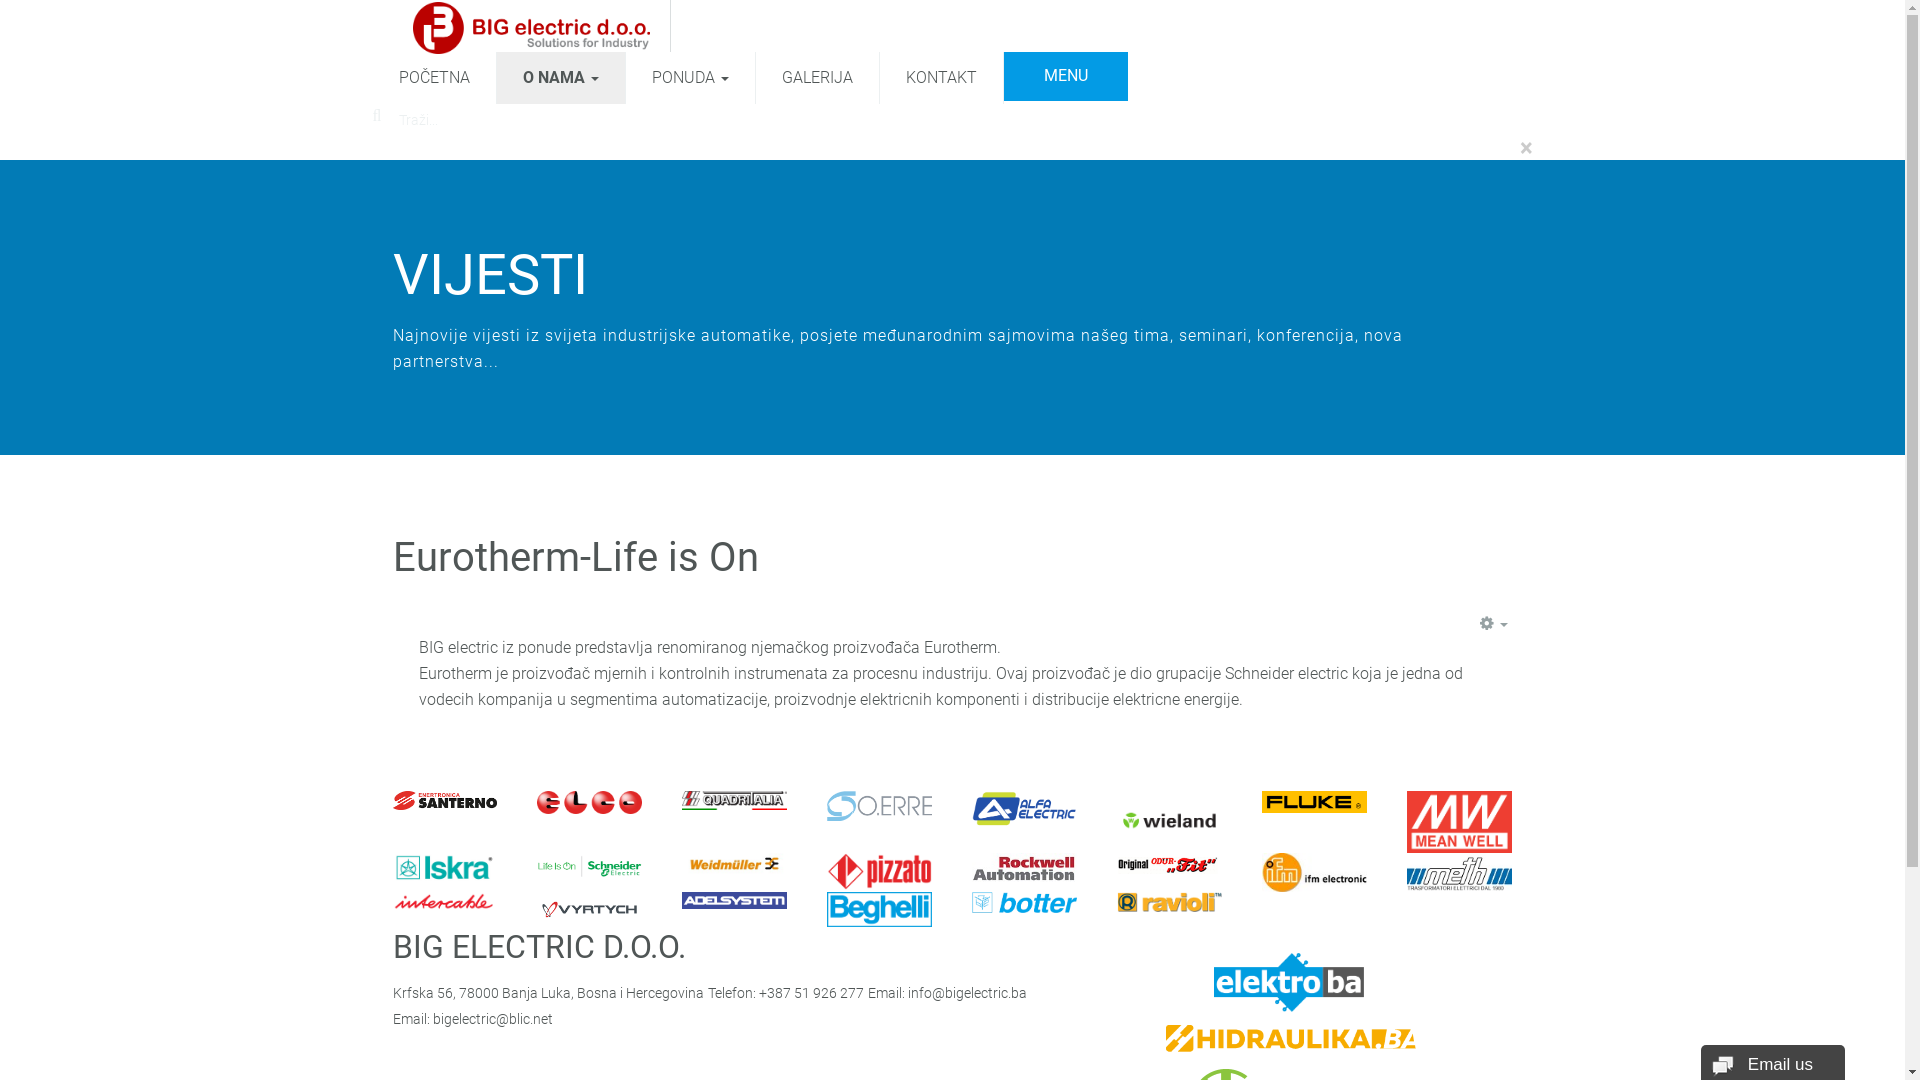 The image size is (1920, 1080). Describe the element at coordinates (681, 900) in the screenshot. I see `'Adelsystem'` at that location.